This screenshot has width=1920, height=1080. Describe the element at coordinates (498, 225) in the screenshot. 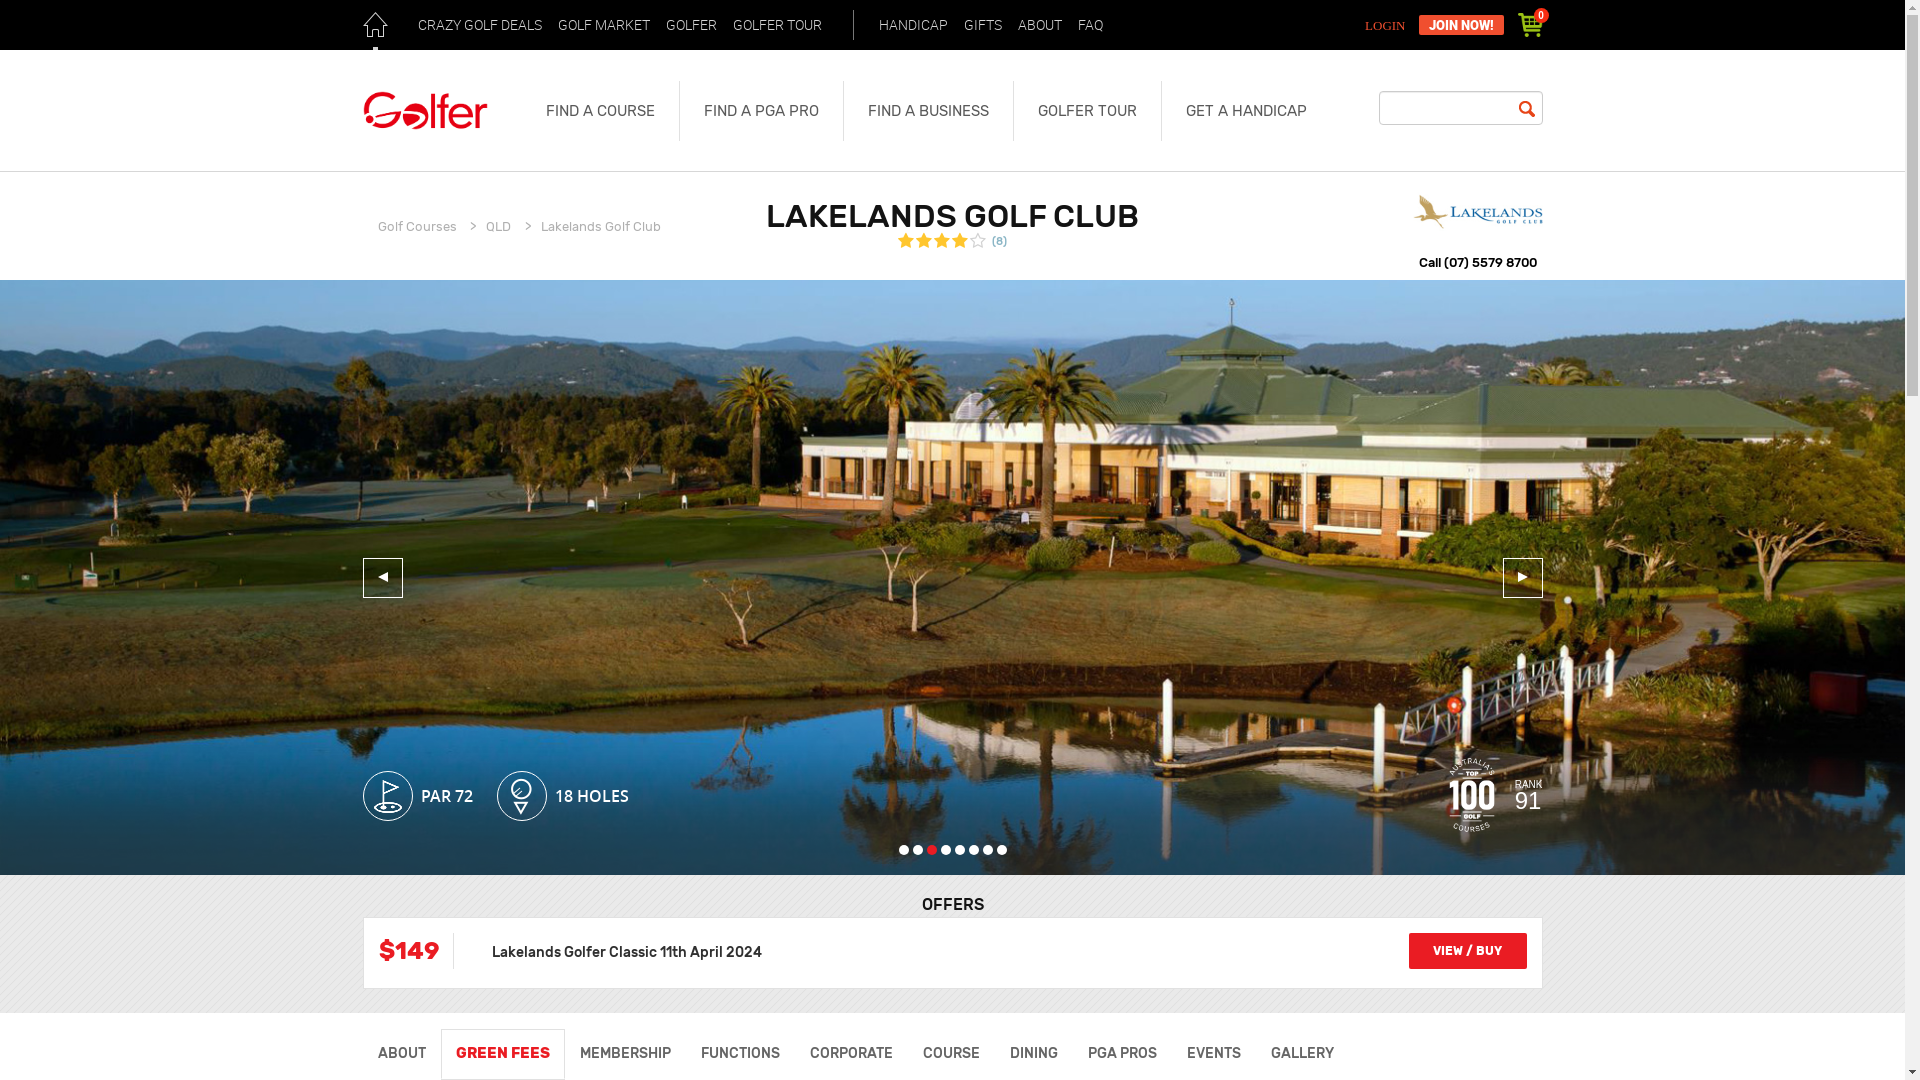

I see `'QLD'` at that location.